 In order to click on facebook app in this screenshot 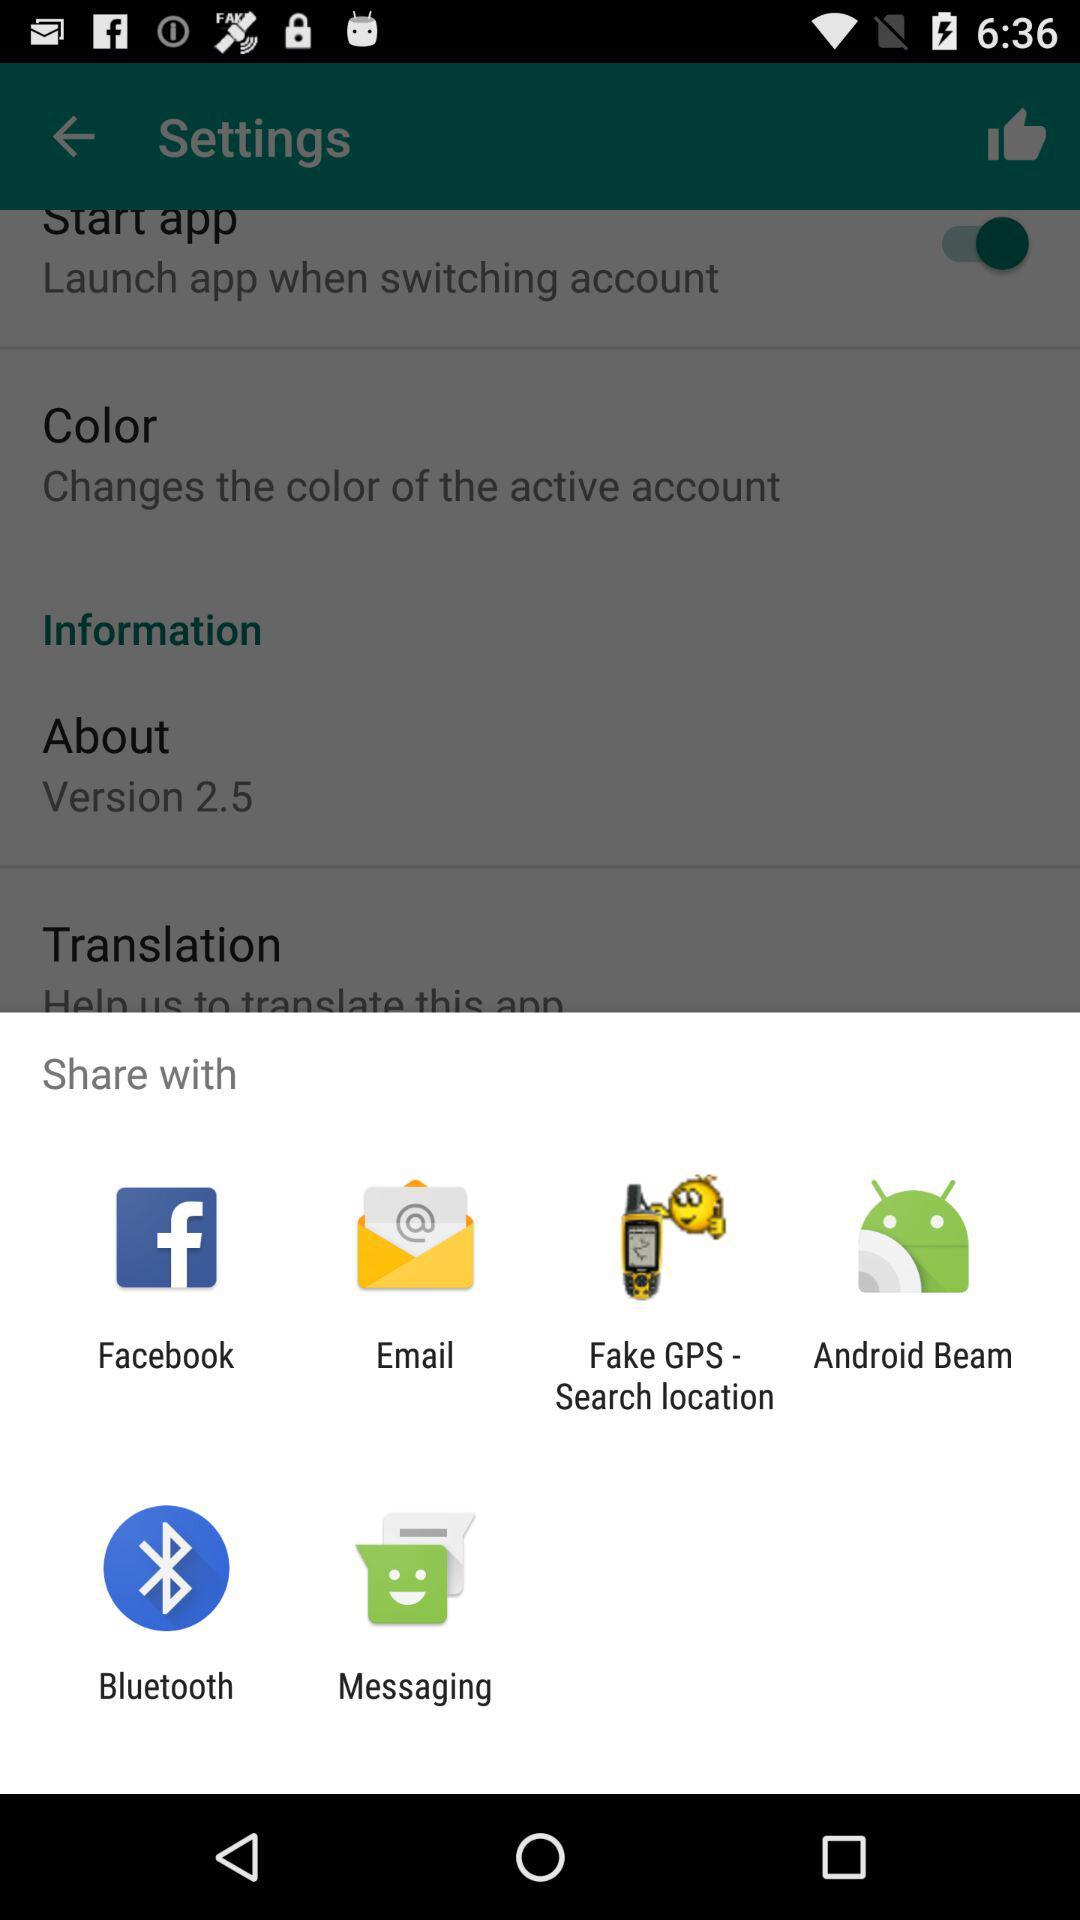, I will do `click(165, 1374)`.